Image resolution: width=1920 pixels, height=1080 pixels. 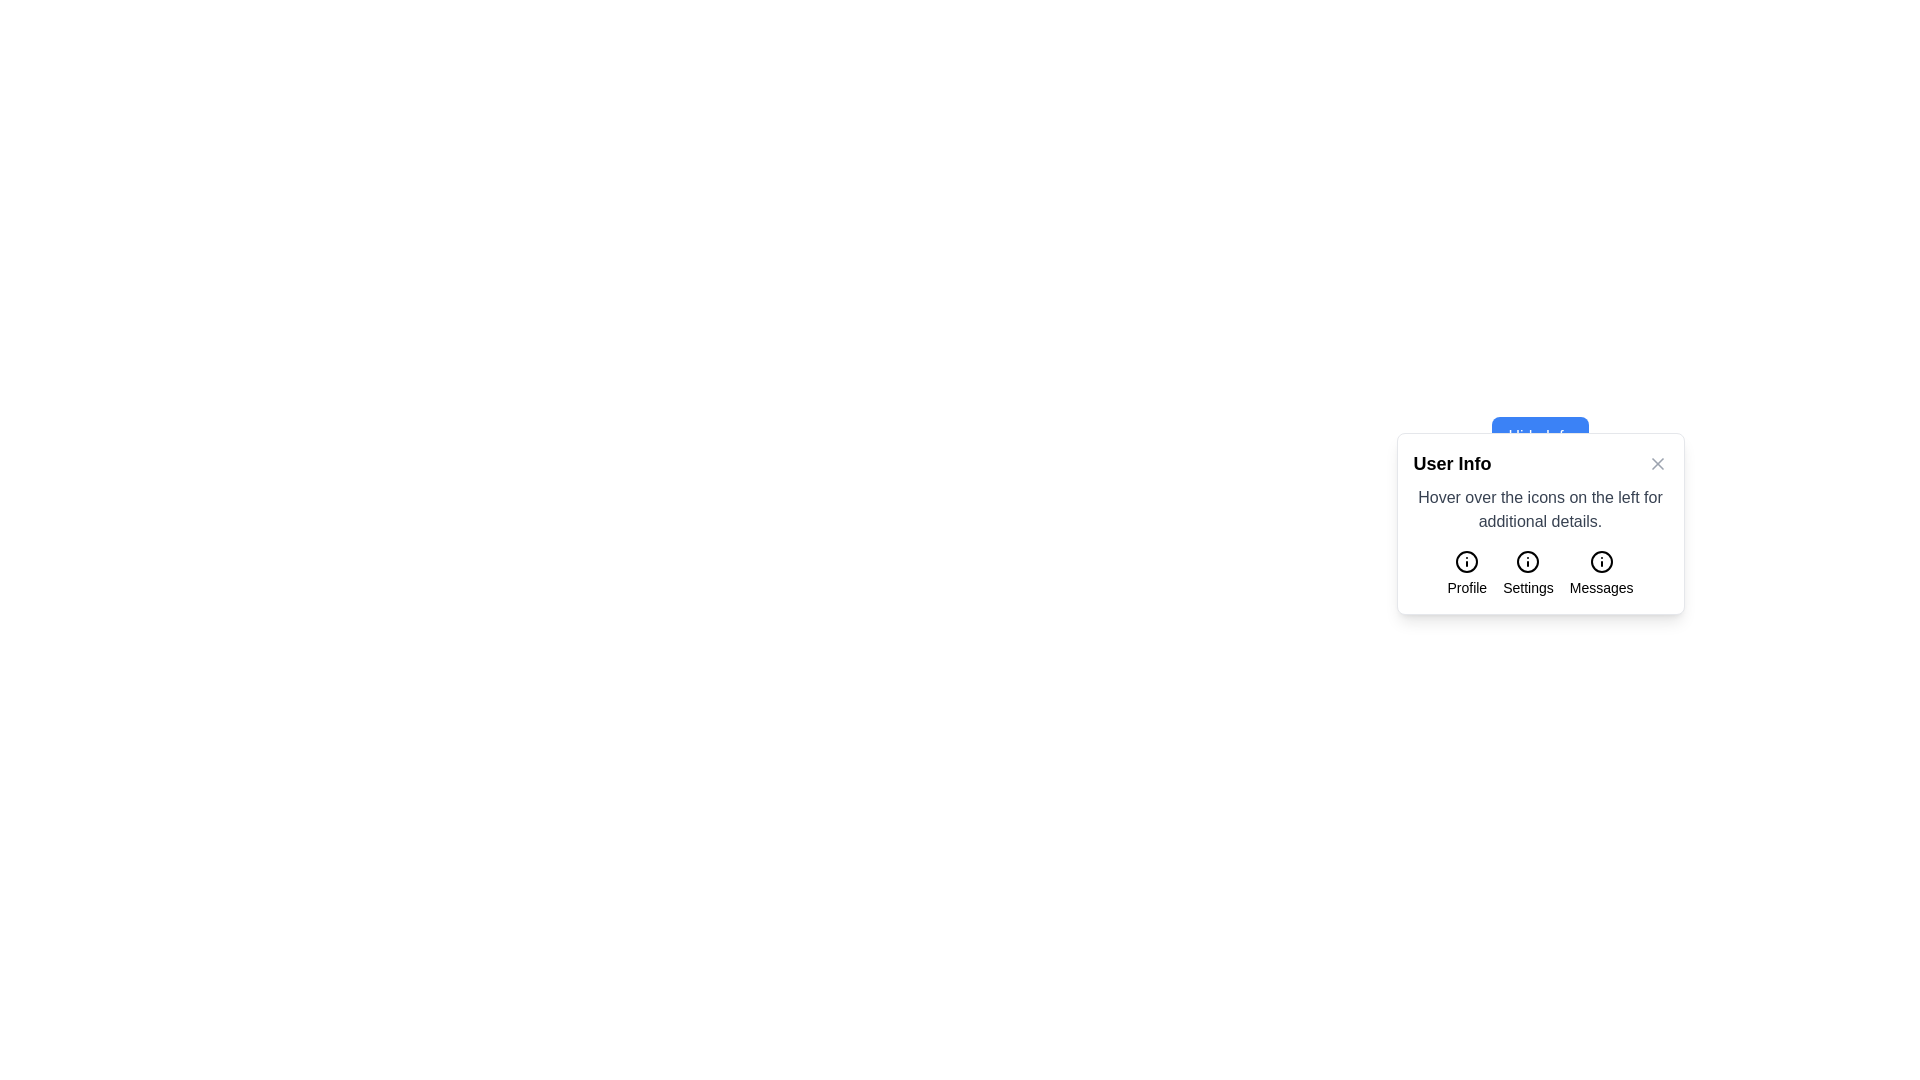 What do you see at coordinates (1527, 586) in the screenshot?
I see `the 'Settings' text label, which is a small font label positioned below a settings icon and part of a group of options including 'Profile', 'Settings', and 'Messages'` at bounding box center [1527, 586].